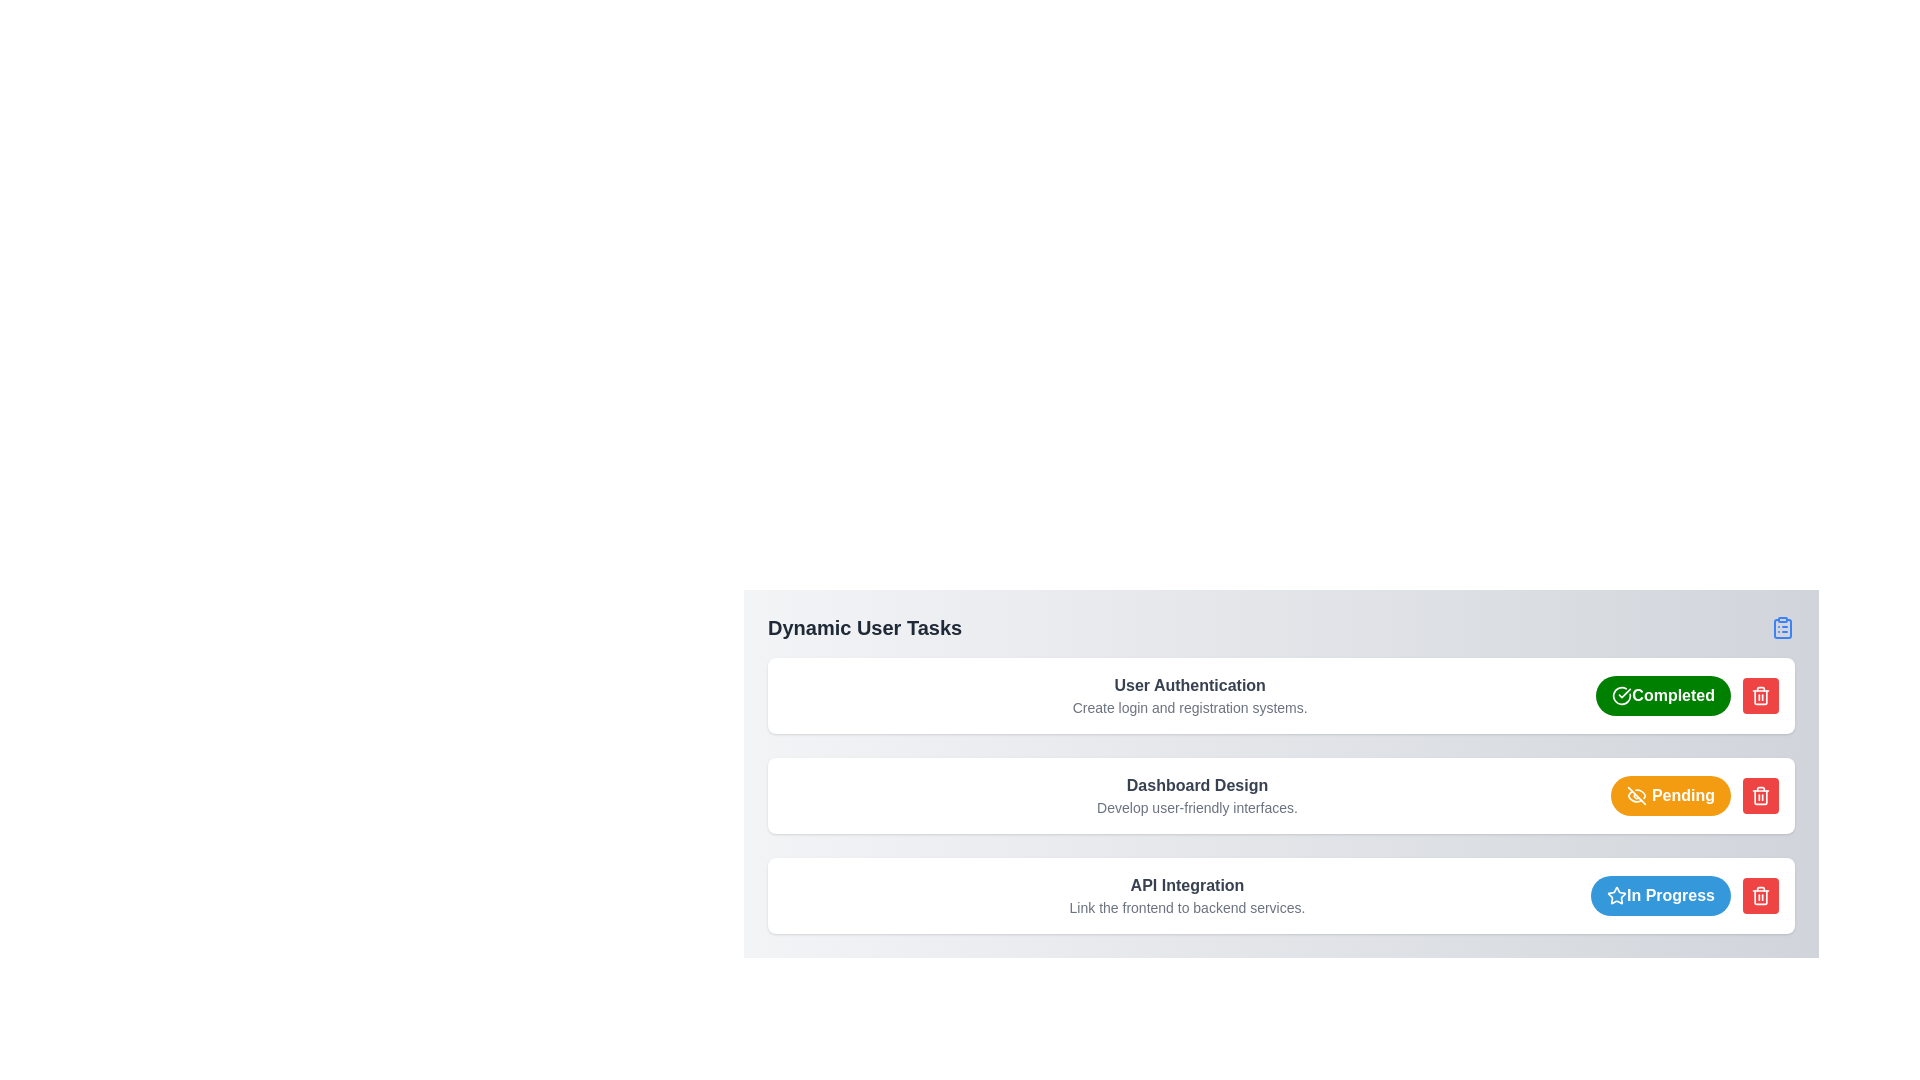  I want to click on the text in the text display section of the third task card labeled 'API Integration', which summarizes the purpose and context of the task, so click(1187, 894).